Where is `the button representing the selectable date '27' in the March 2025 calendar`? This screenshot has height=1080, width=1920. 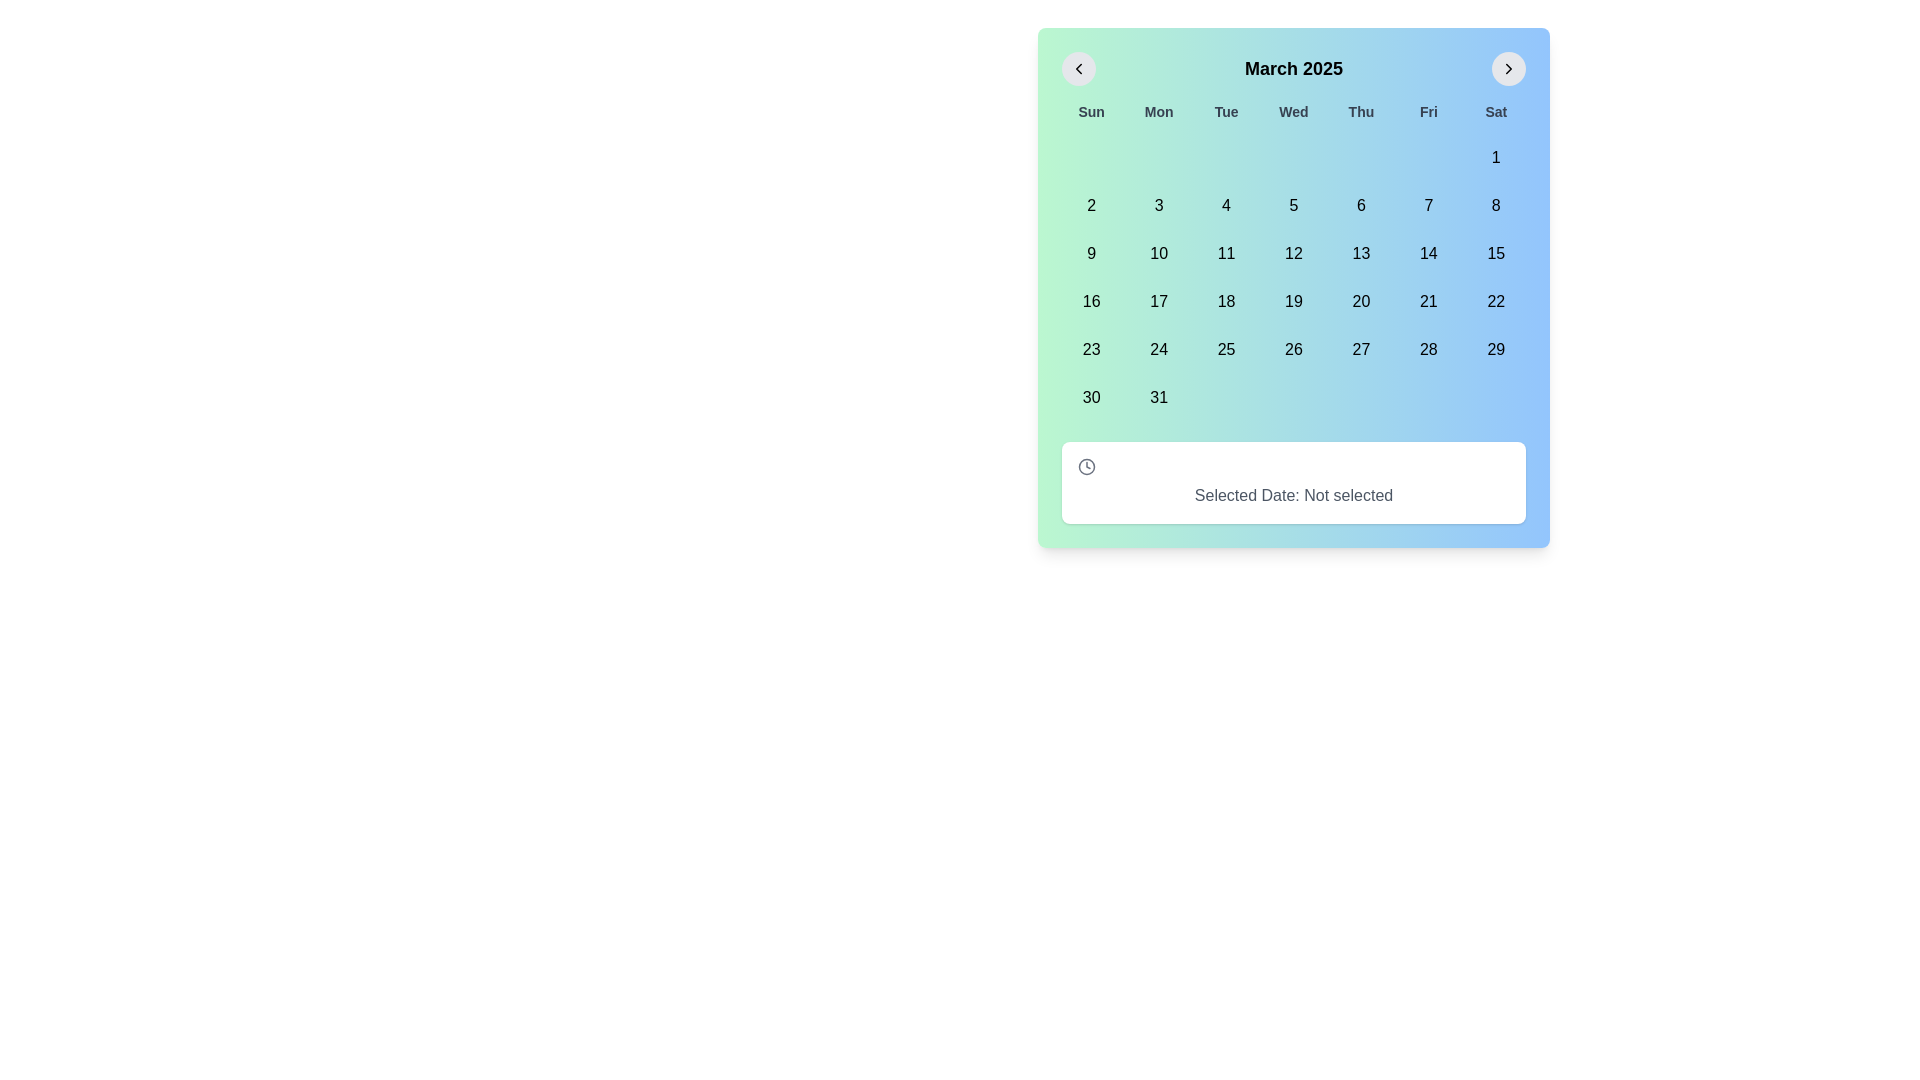 the button representing the selectable date '27' in the March 2025 calendar is located at coordinates (1360, 349).